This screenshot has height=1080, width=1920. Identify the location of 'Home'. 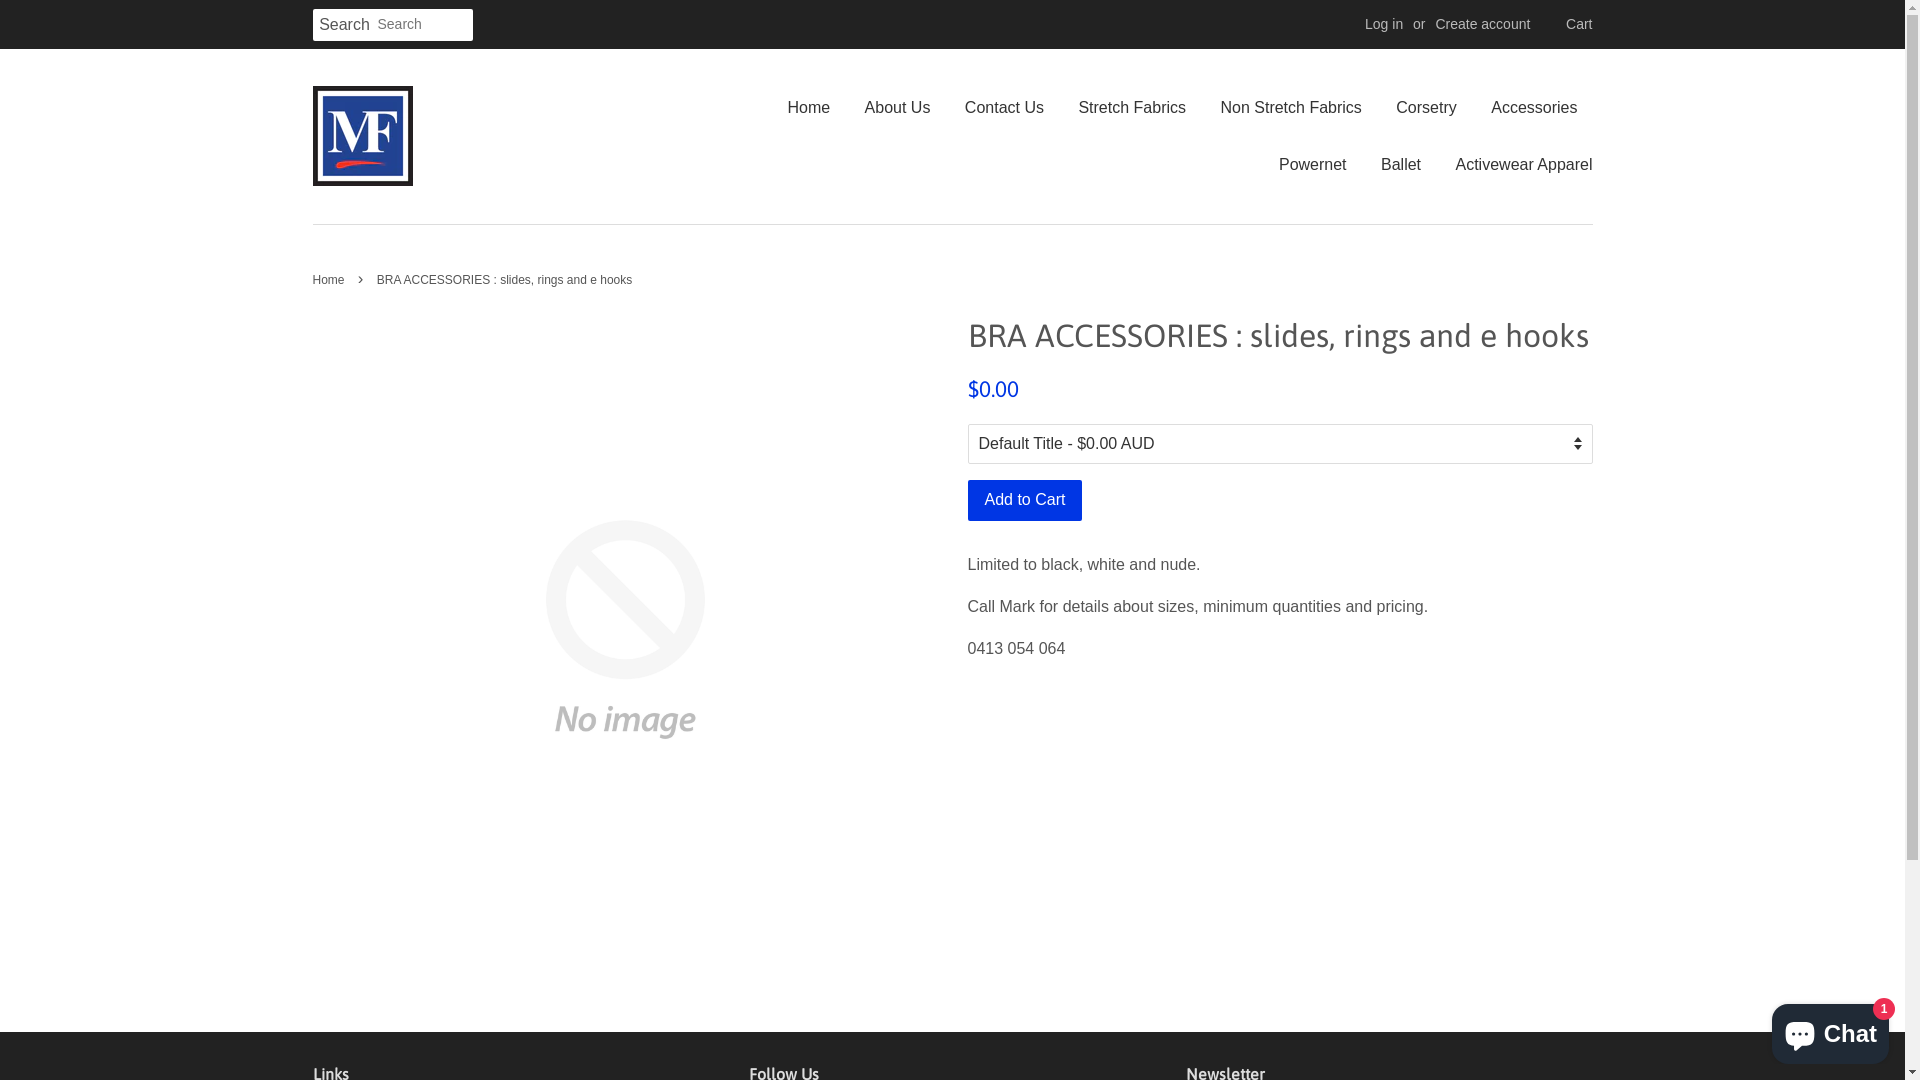
(786, 107).